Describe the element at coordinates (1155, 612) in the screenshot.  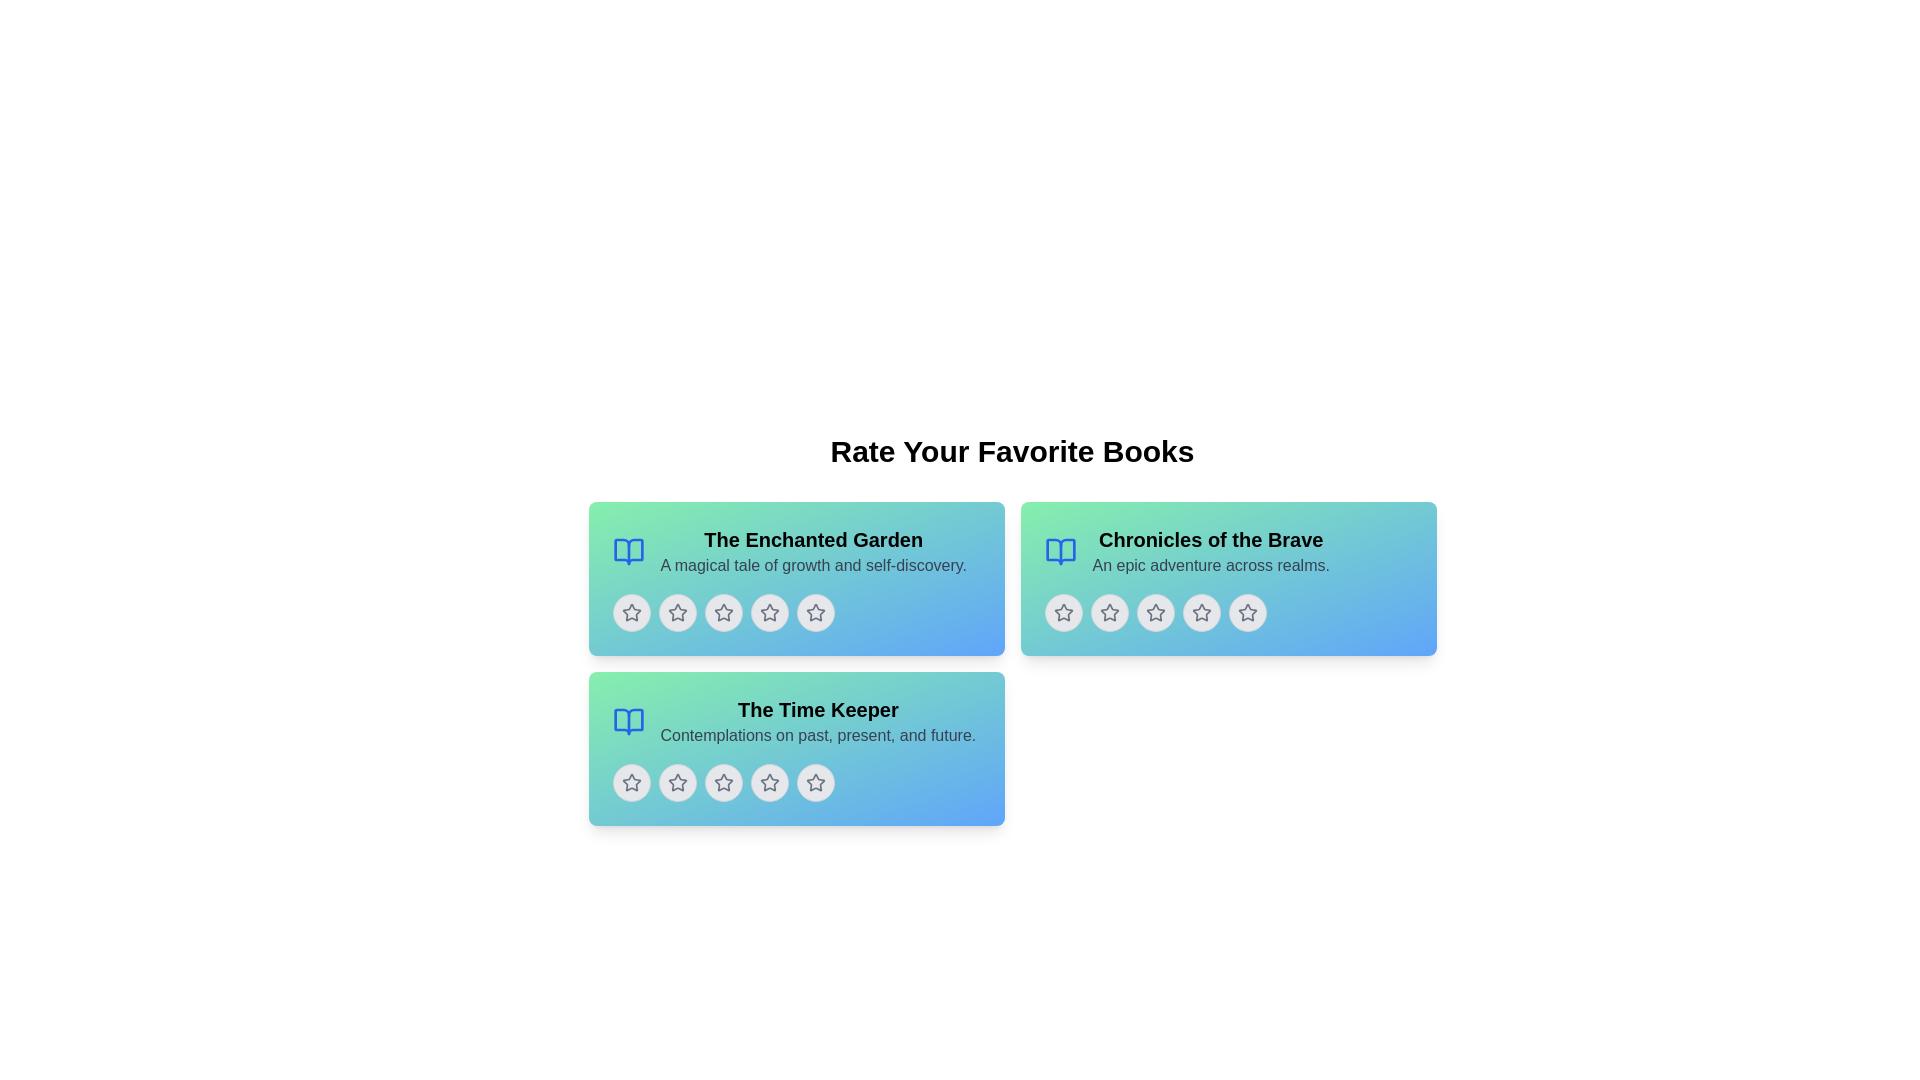
I see `the third star icon in the rating option within the 'Chronicles of the Brave' section` at that location.